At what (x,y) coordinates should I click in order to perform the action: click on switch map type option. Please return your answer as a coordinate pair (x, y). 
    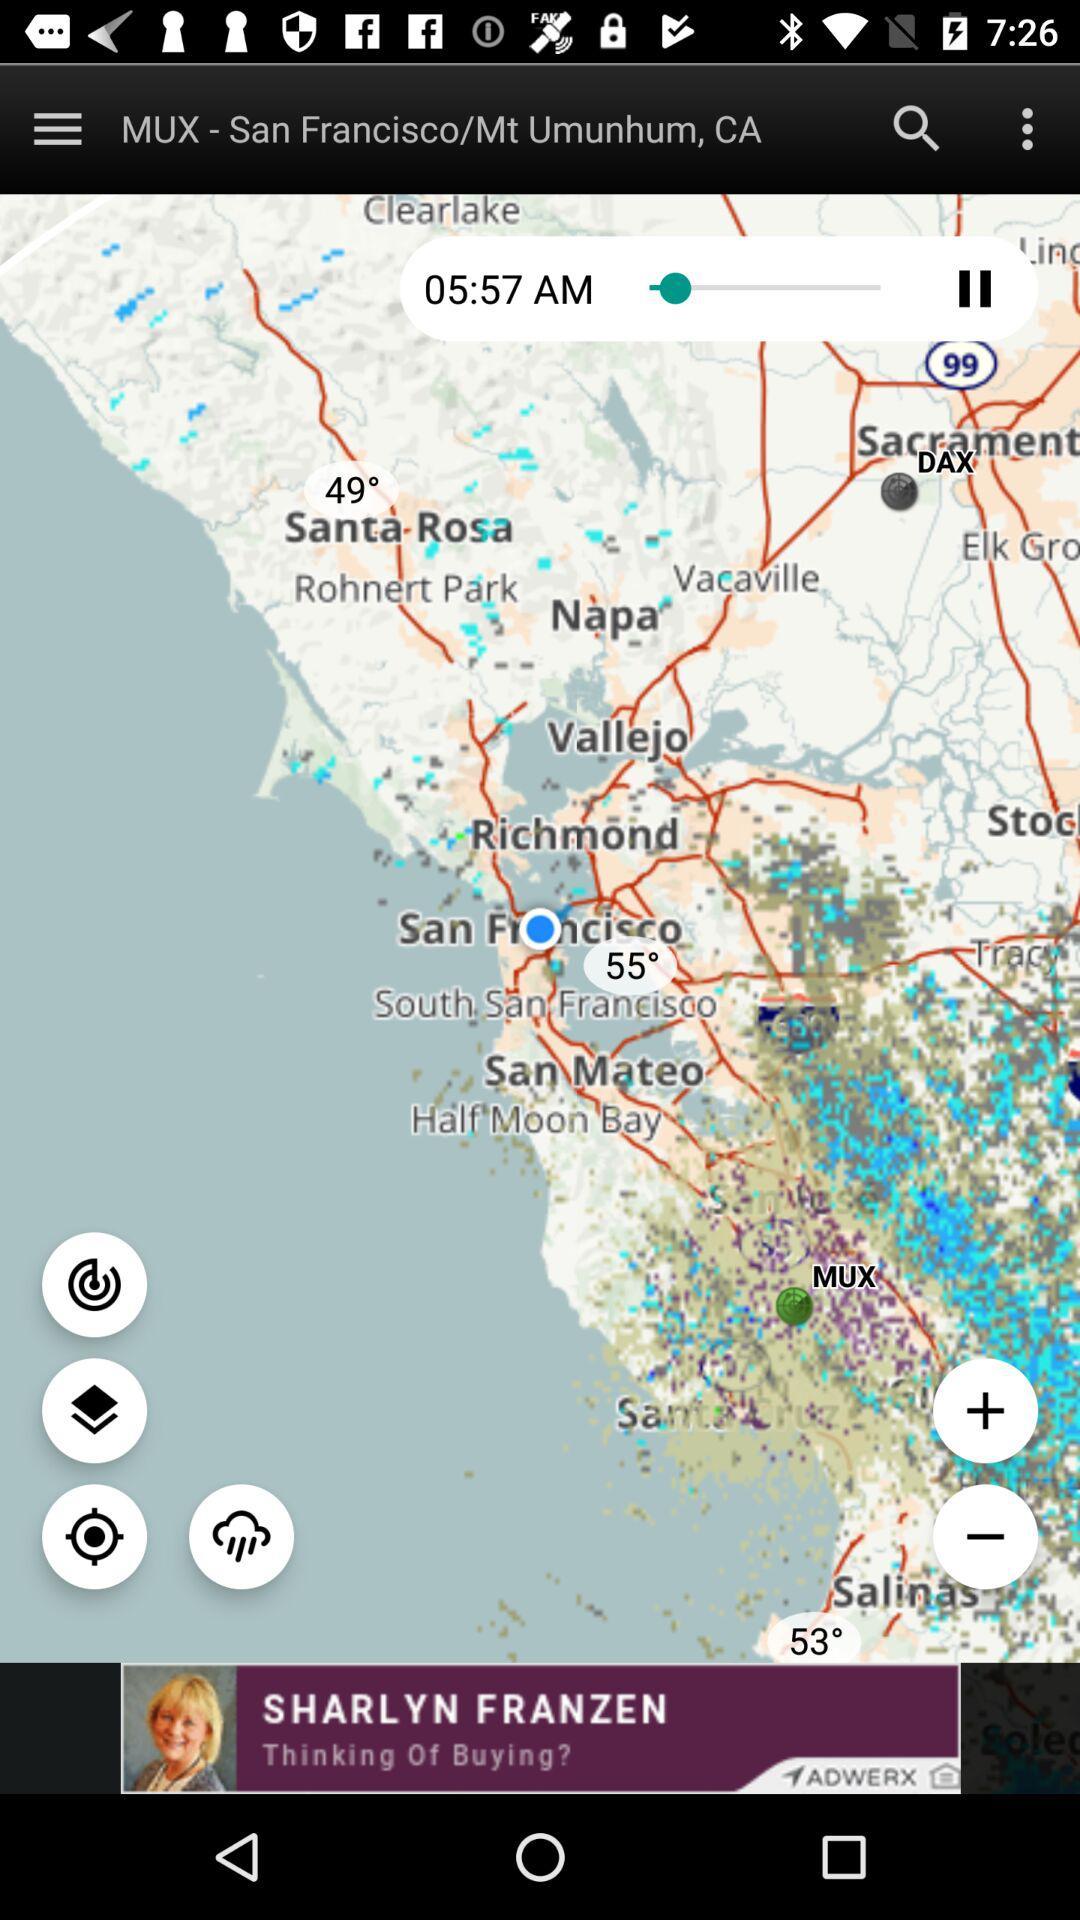
    Looking at the image, I should click on (94, 1409).